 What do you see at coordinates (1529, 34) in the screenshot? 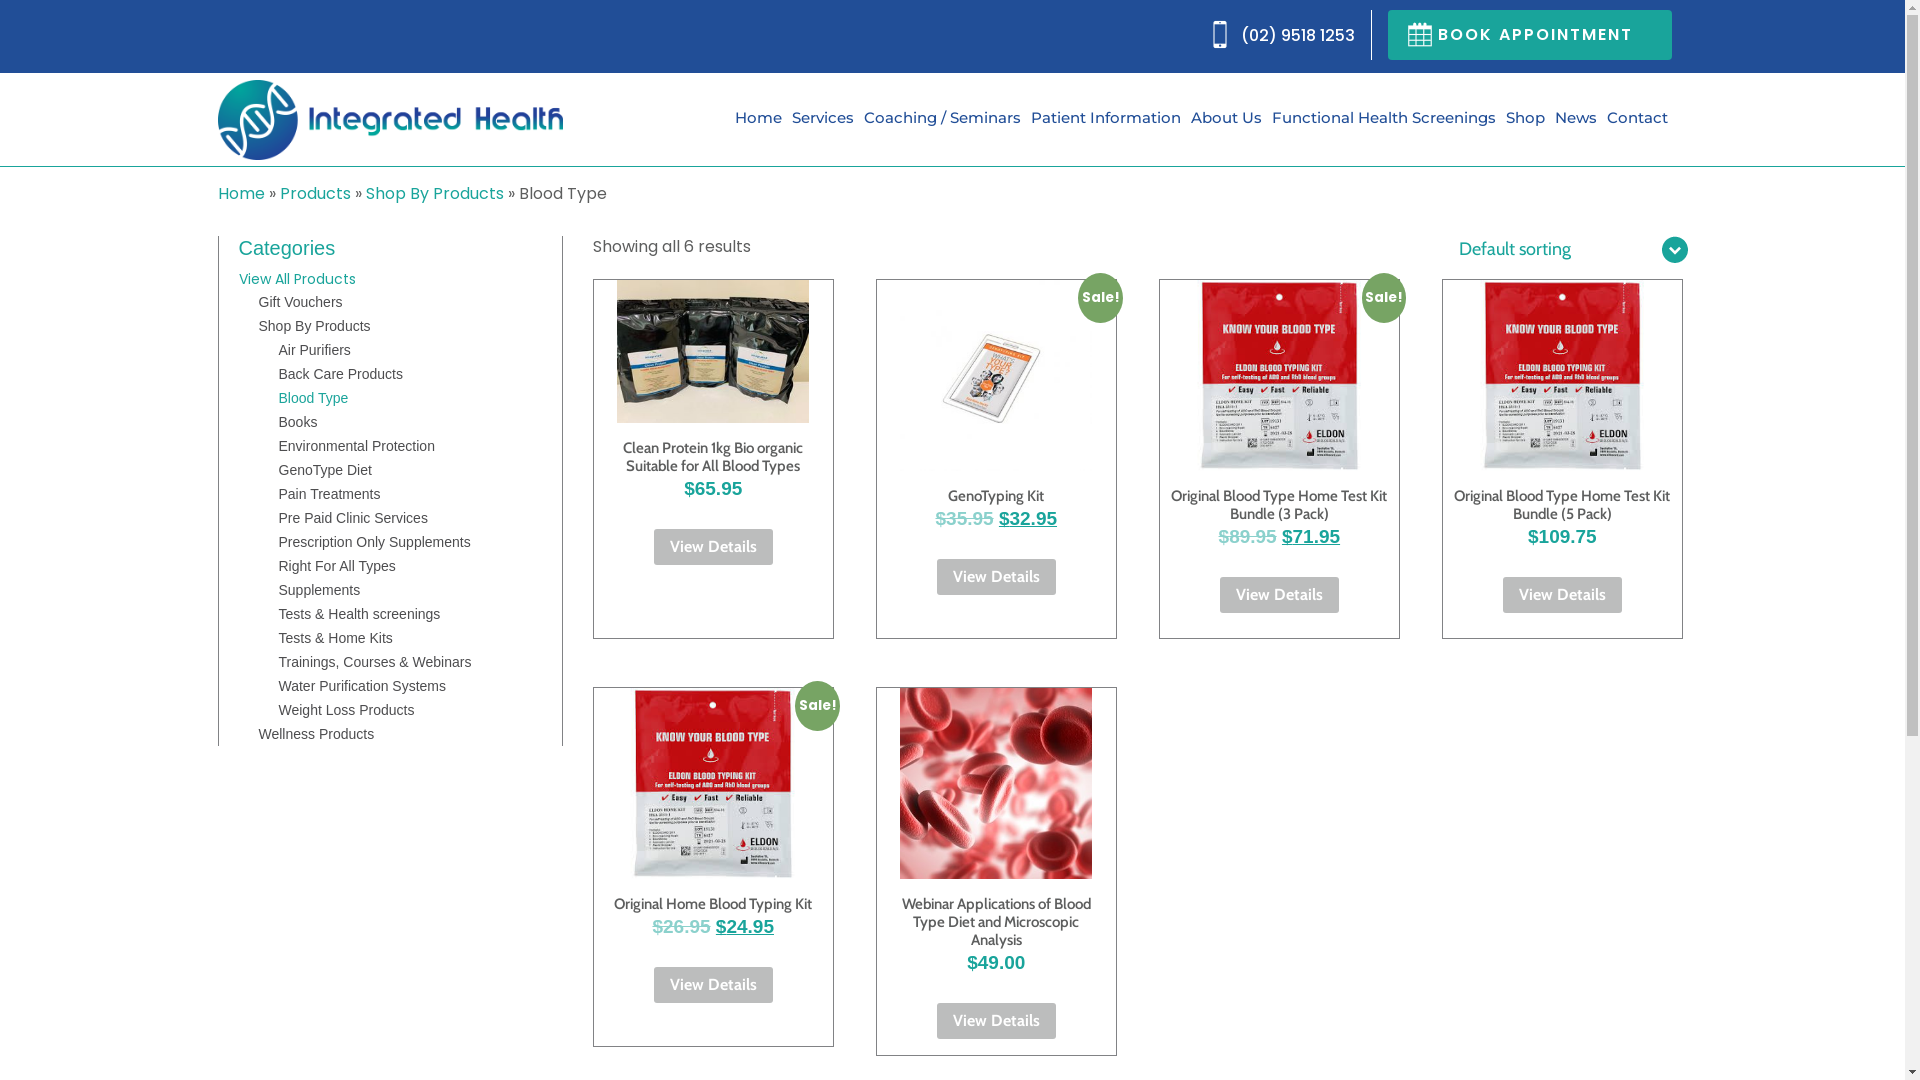
I see `'BOOK APPOINTMENT'` at bounding box center [1529, 34].